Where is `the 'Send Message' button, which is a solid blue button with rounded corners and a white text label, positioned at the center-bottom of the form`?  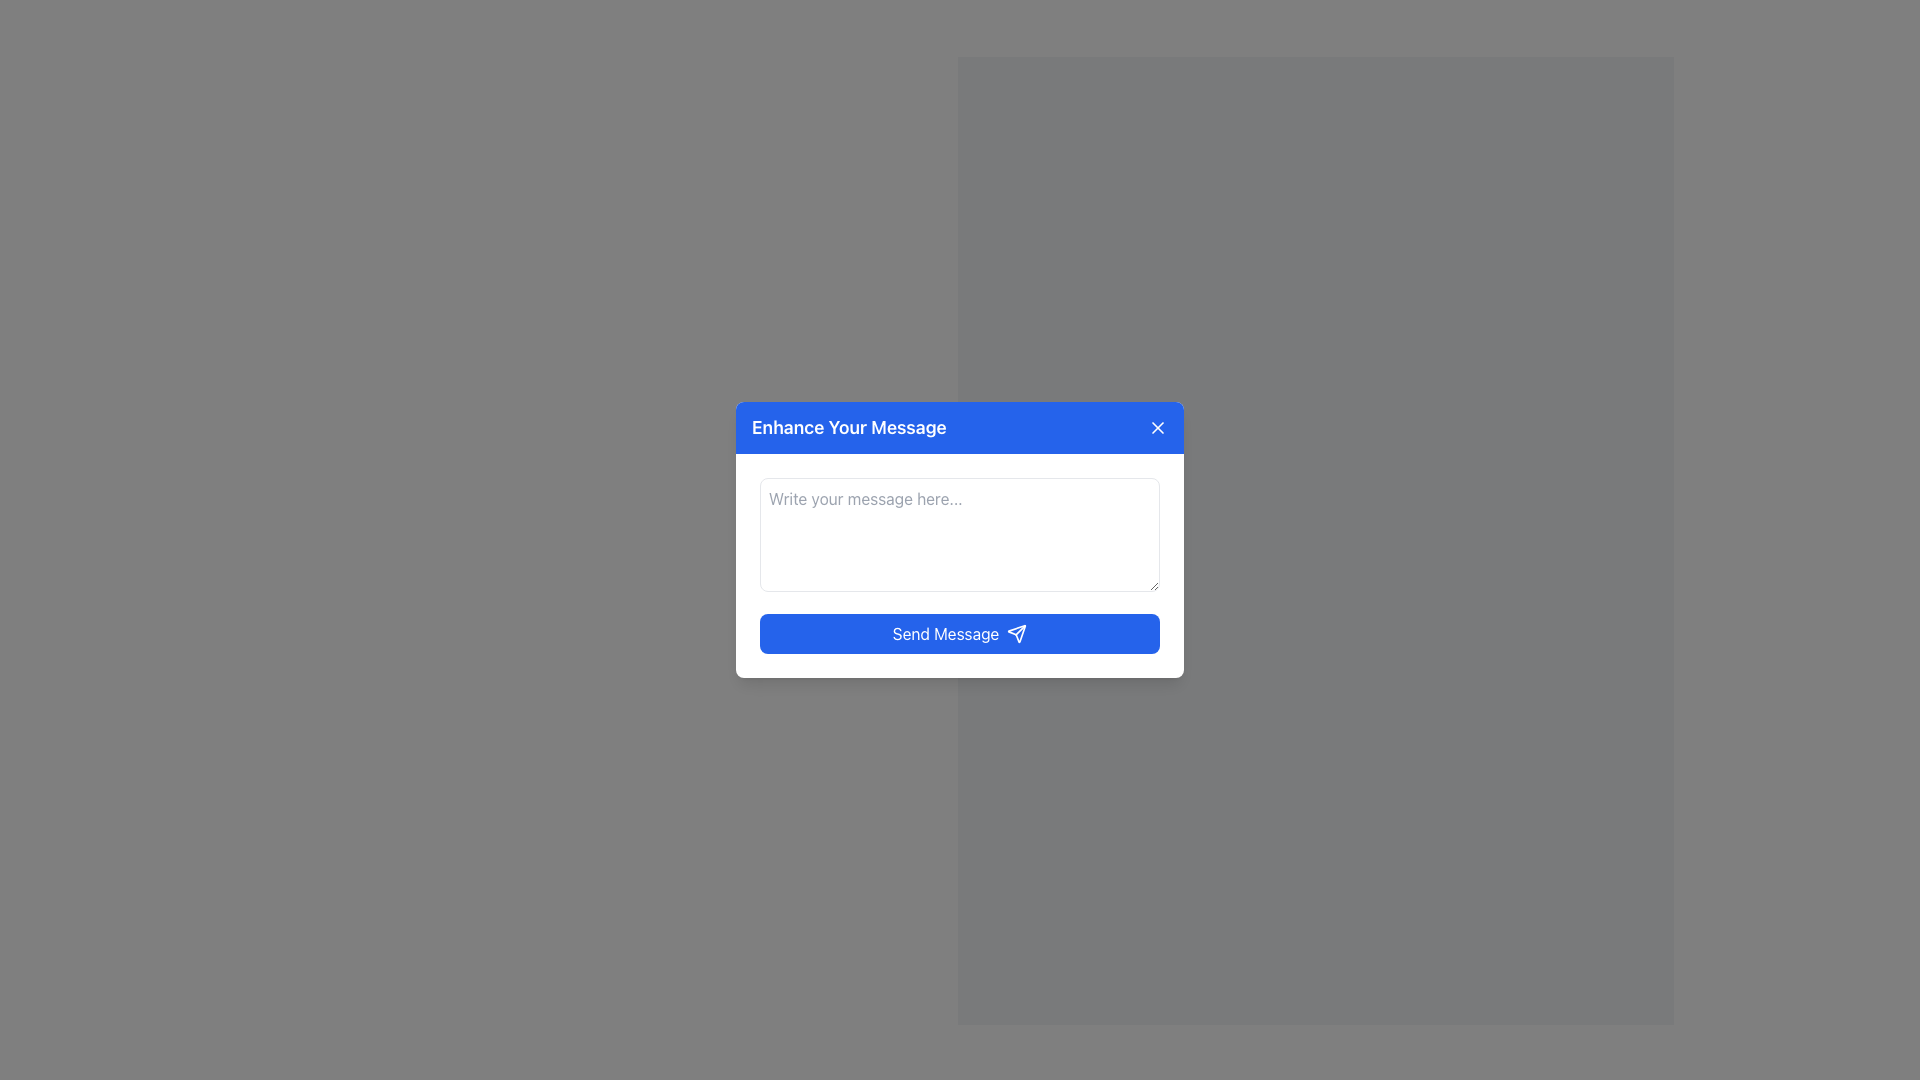
the 'Send Message' button, which is a solid blue button with rounded corners and a white text label, positioned at the center-bottom of the form is located at coordinates (960, 633).